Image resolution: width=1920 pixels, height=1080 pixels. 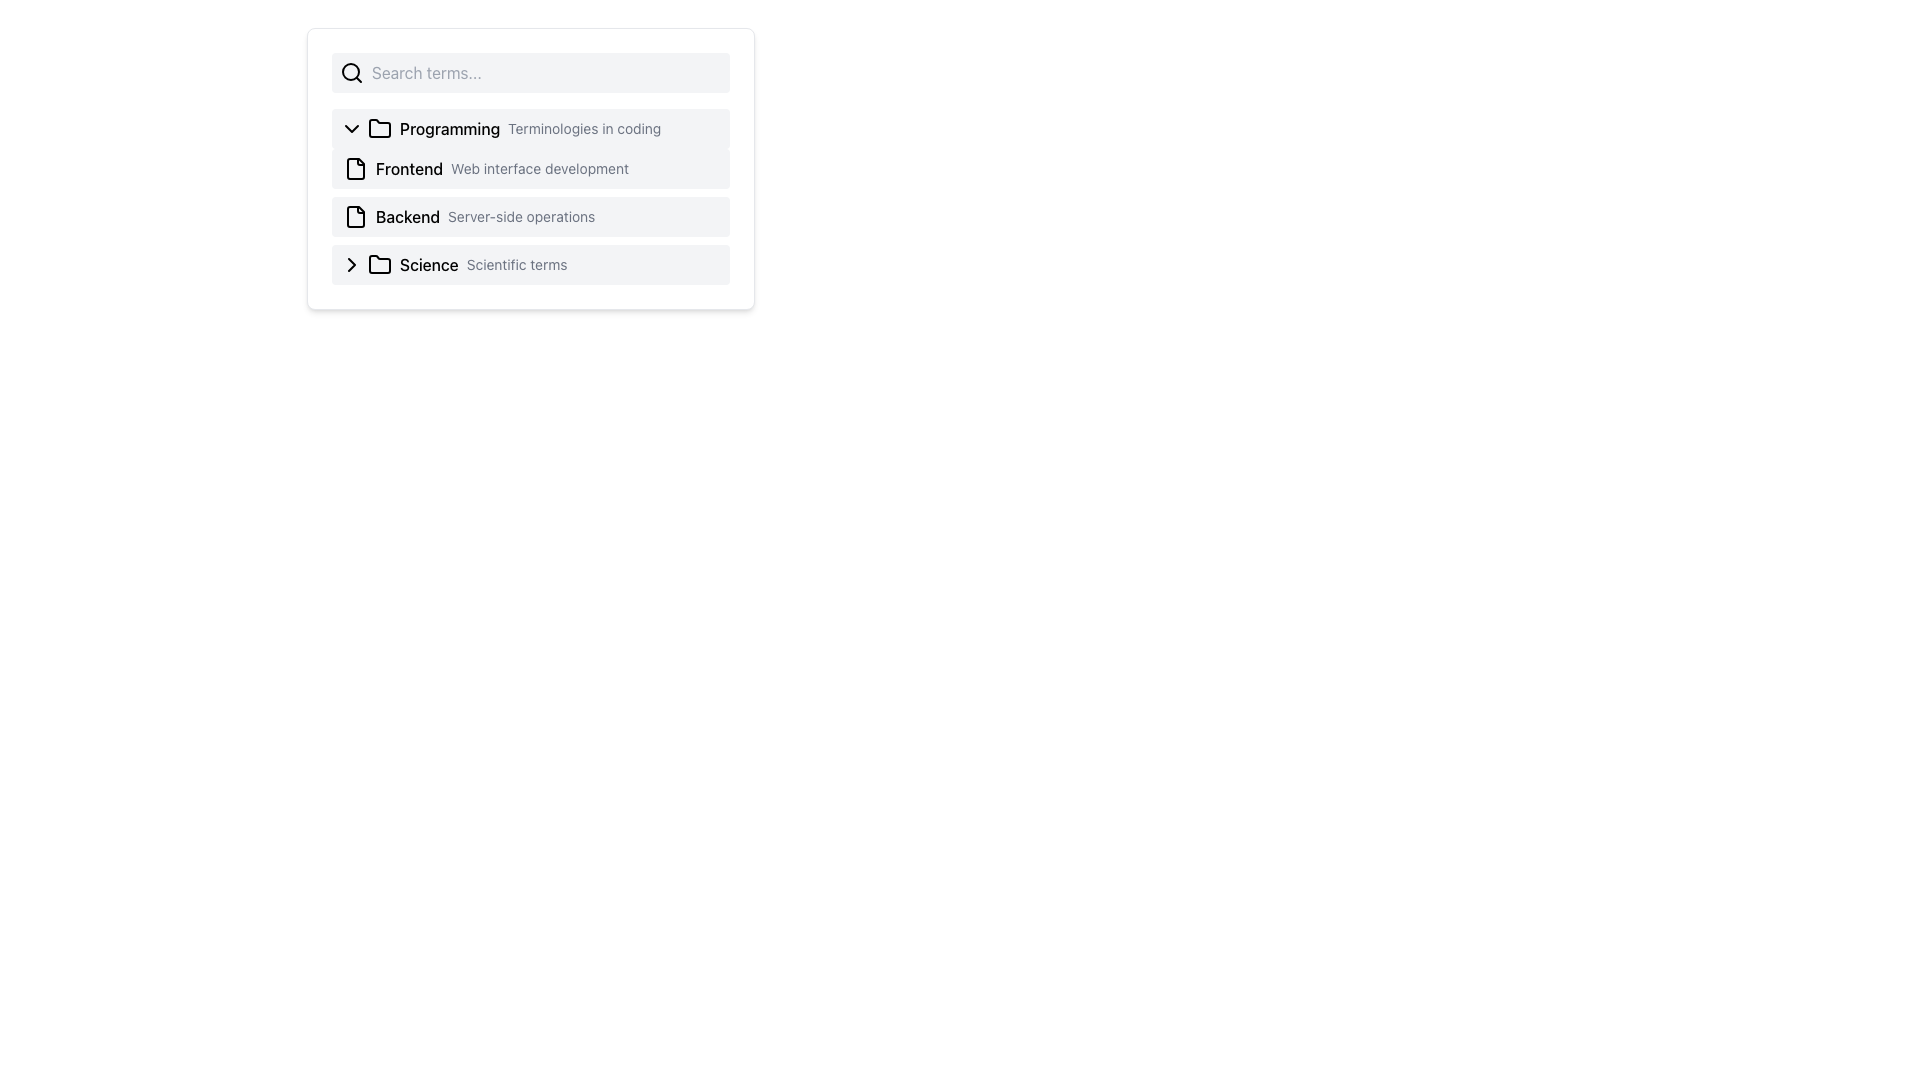 What do you see at coordinates (517, 264) in the screenshot?
I see `the static text label reading 'Scientific terms', which is styled in grey and positioned to the right of the label 'Science'` at bounding box center [517, 264].